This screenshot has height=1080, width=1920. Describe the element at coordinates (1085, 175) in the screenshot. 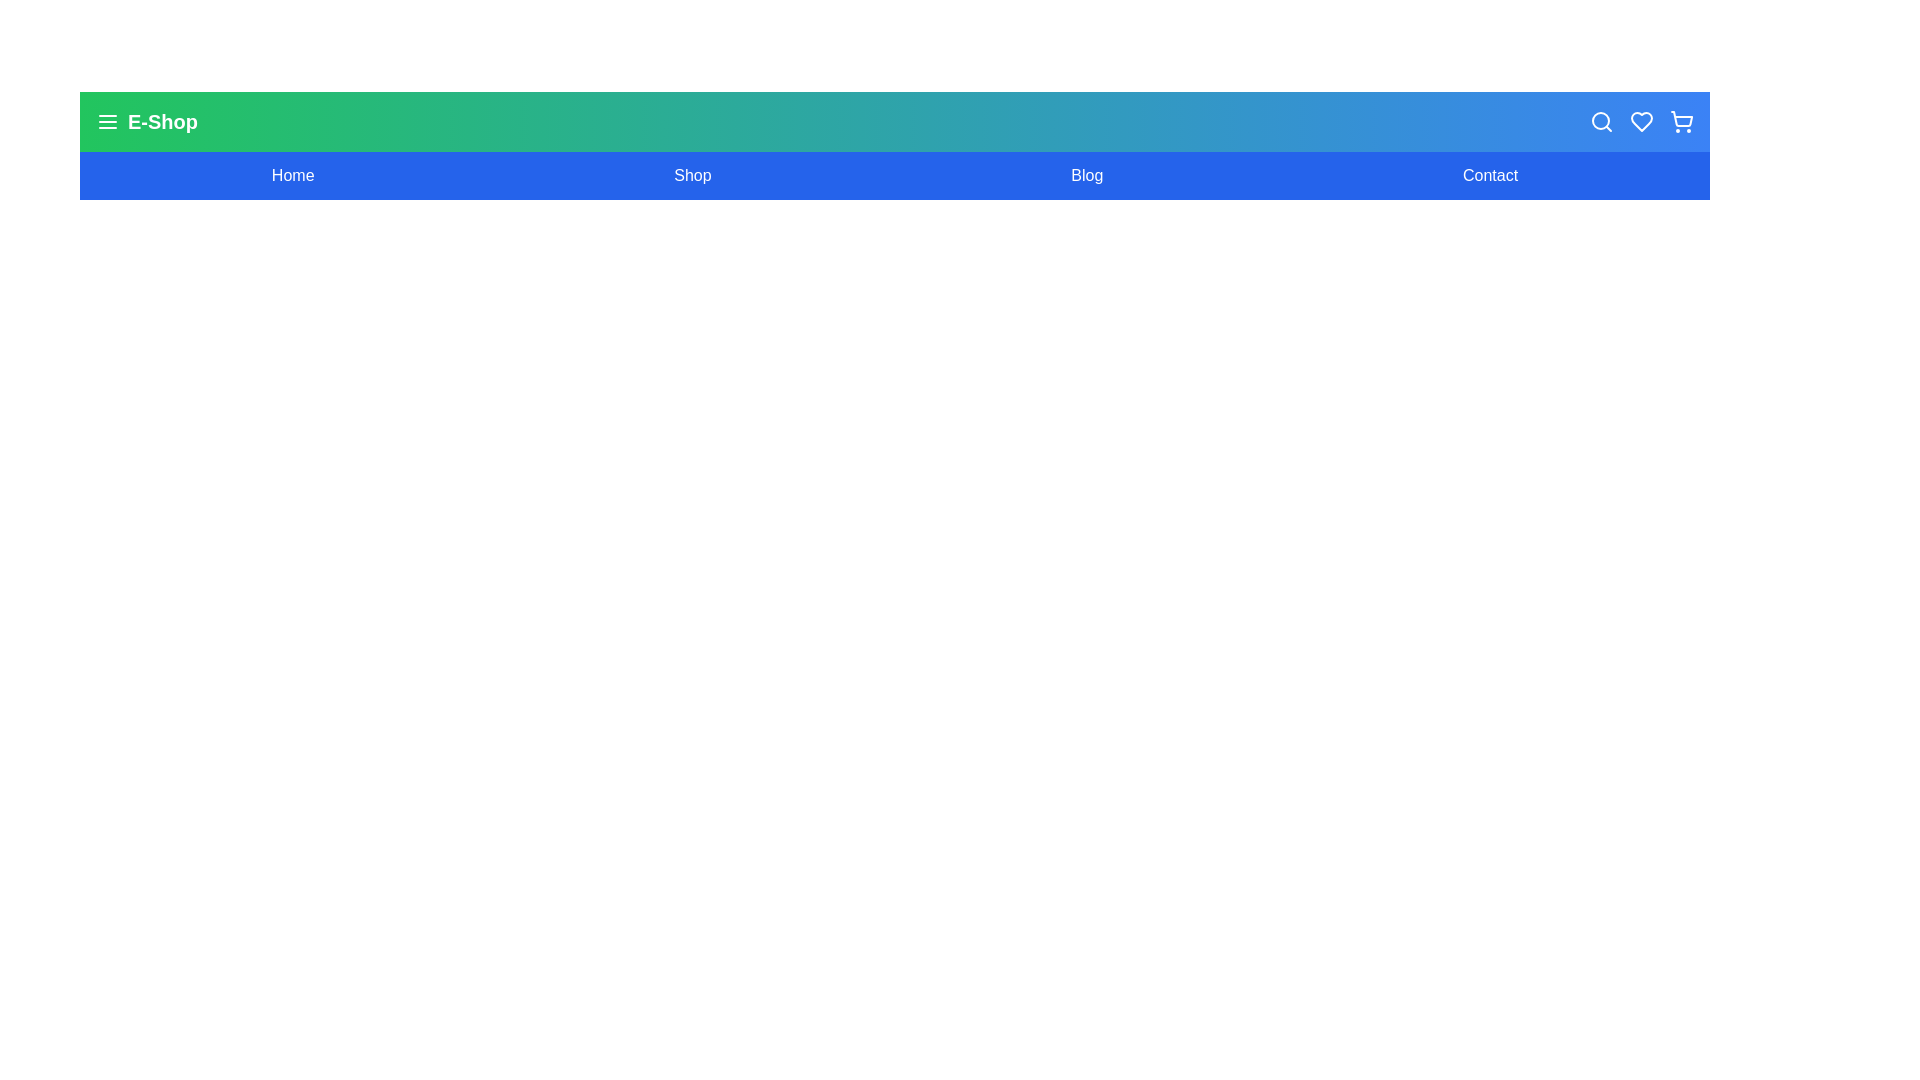

I see `the navigation link Blog` at that location.